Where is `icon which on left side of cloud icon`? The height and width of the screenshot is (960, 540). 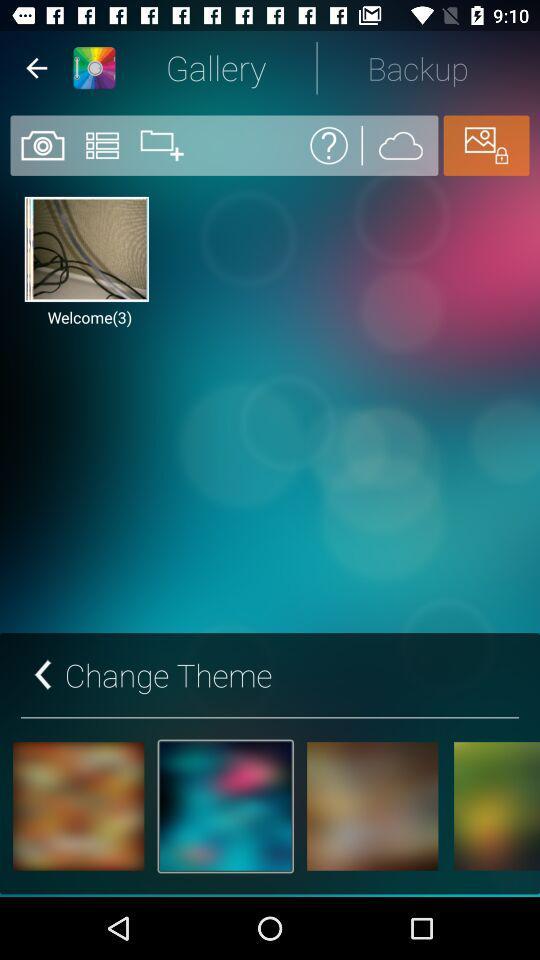
icon which on left side of cloud icon is located at coordinates (329, 145).